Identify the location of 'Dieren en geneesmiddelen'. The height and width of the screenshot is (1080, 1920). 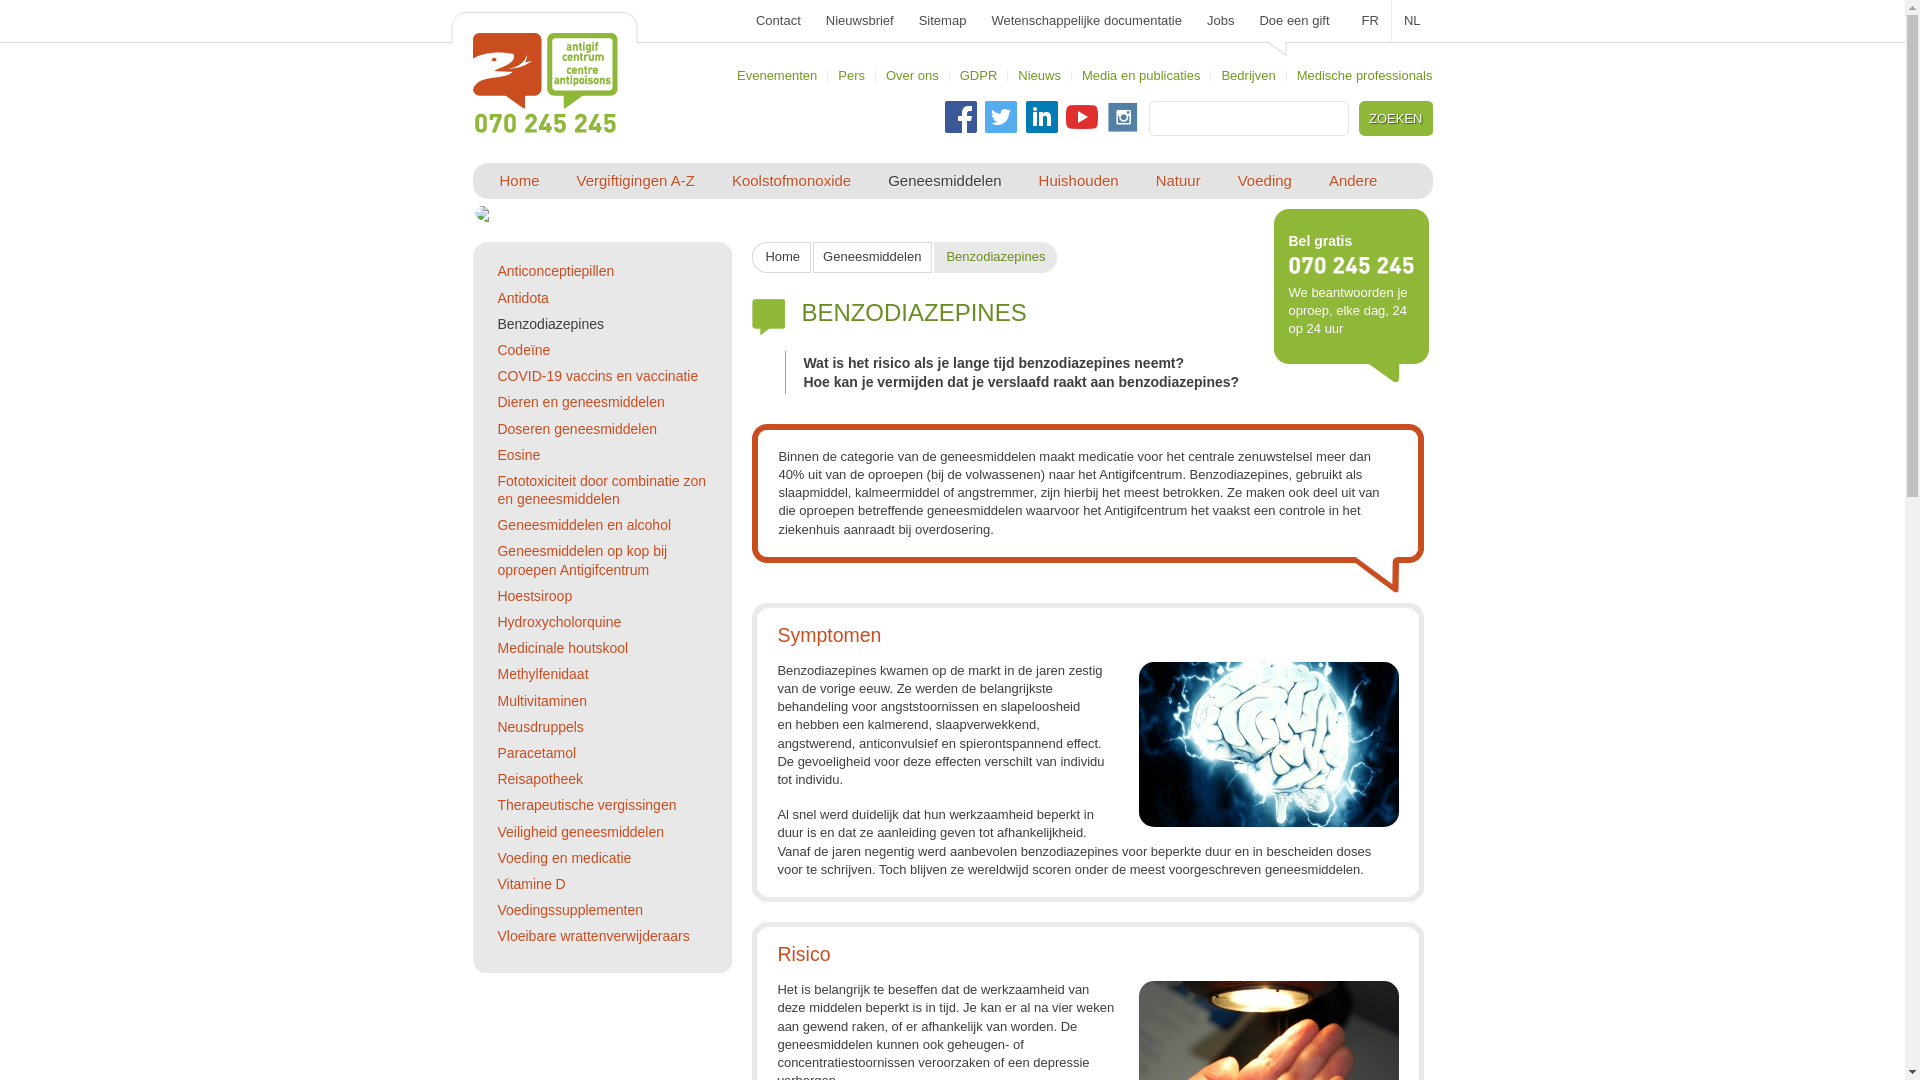
(497, 401).